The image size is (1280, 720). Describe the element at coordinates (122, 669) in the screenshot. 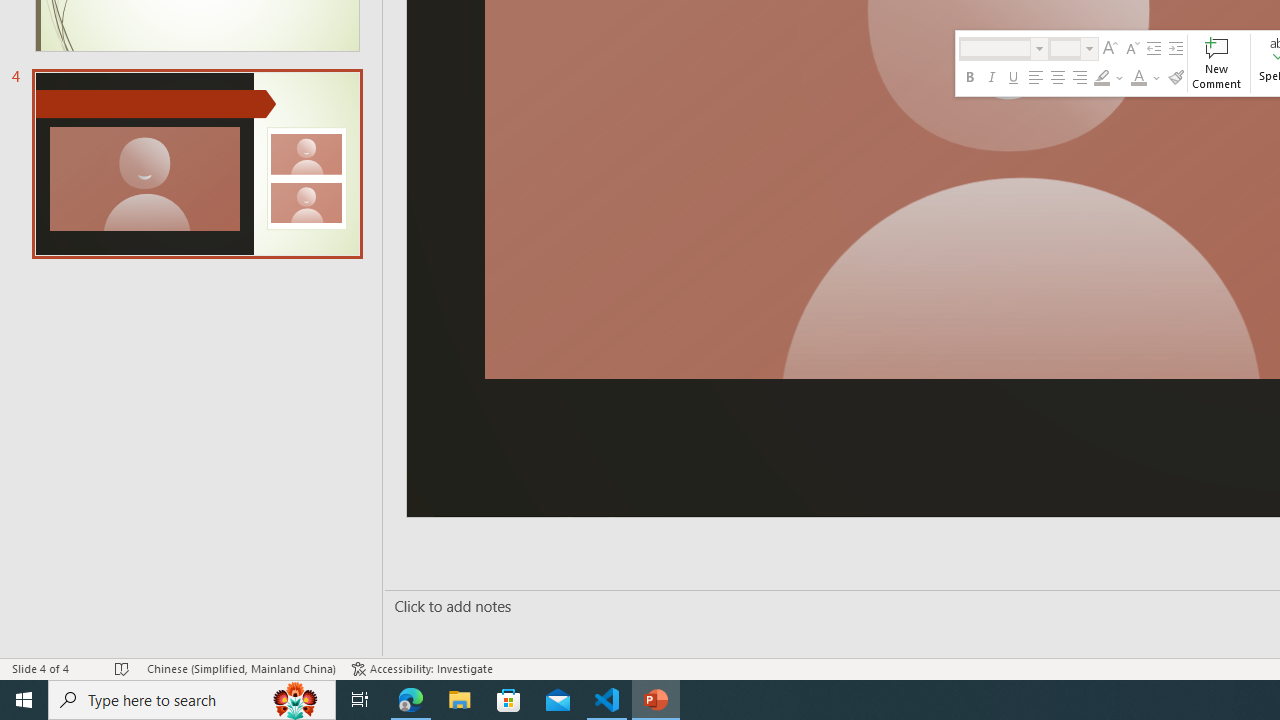

I see `'Spell Check No Errors'` at that location.